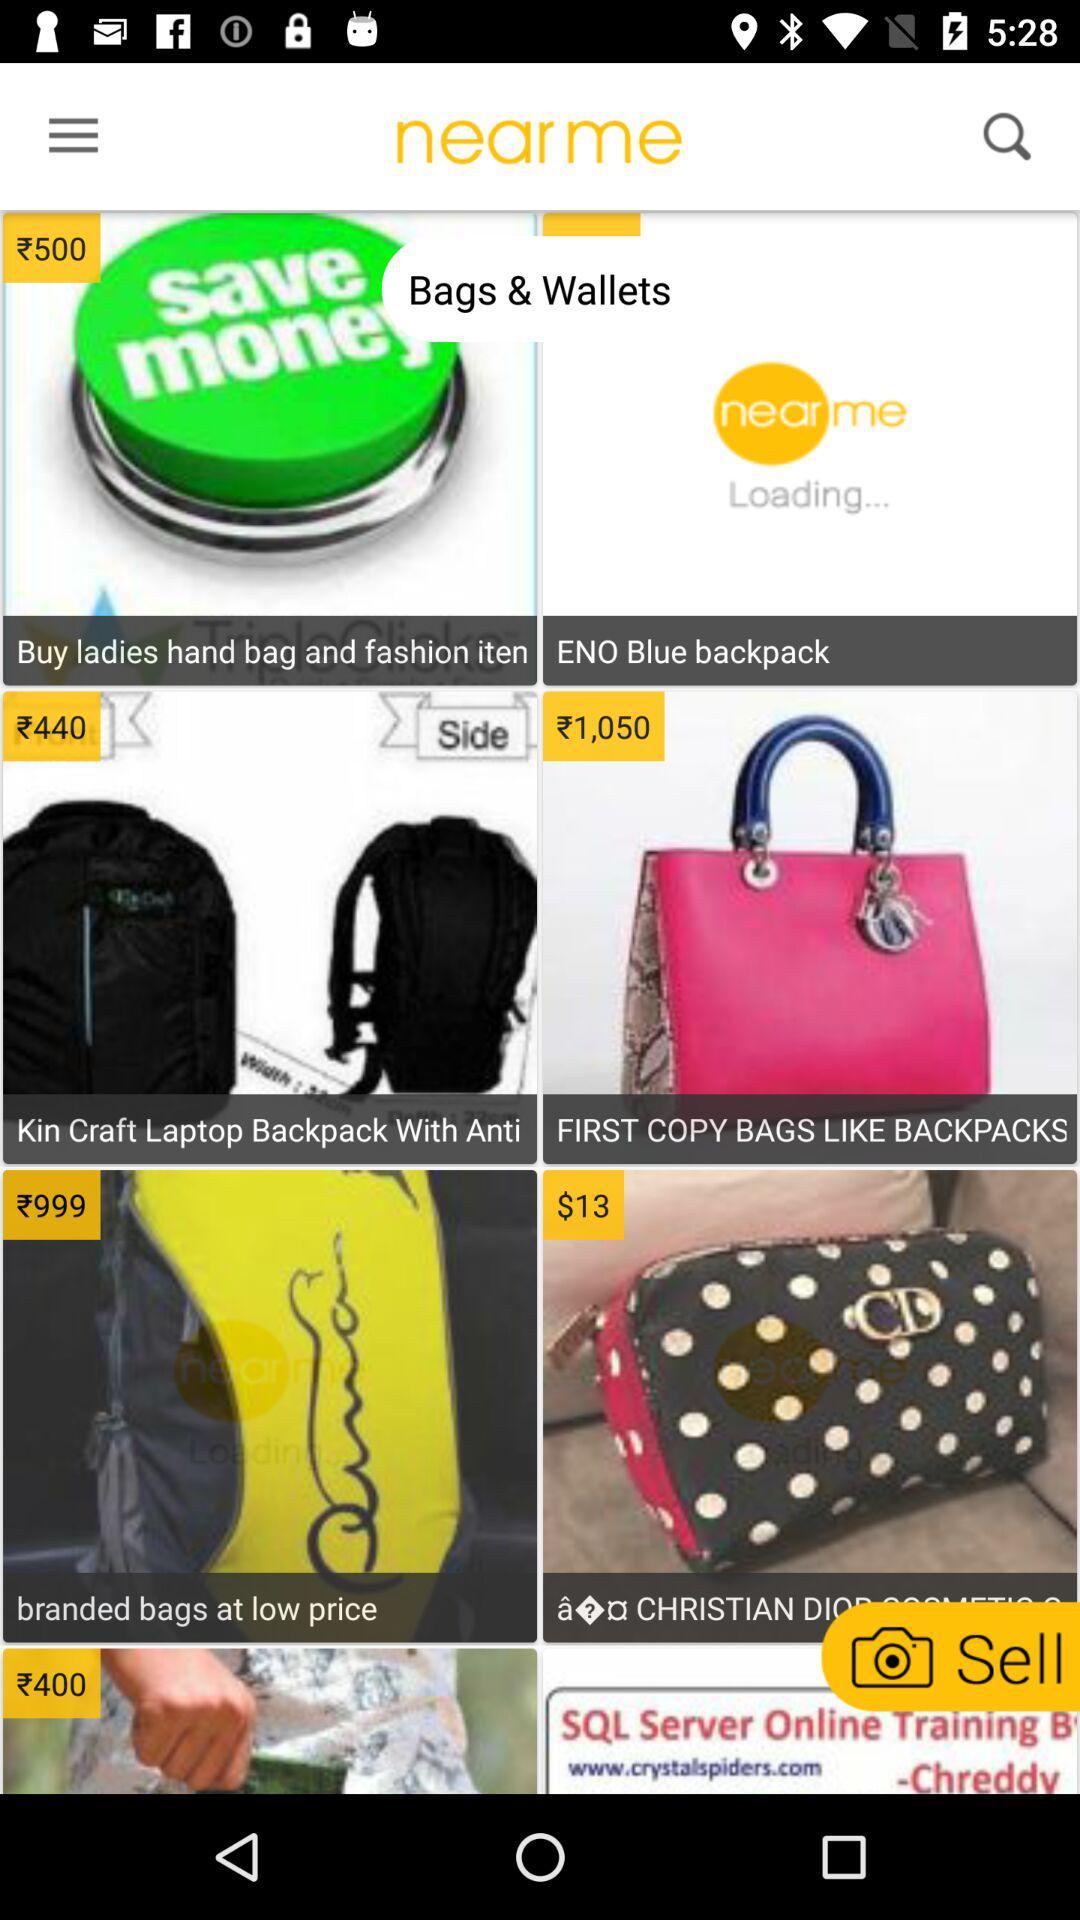 This screenshot has height=1920, width=1080. I want to click on flyout, so click(66, 140).